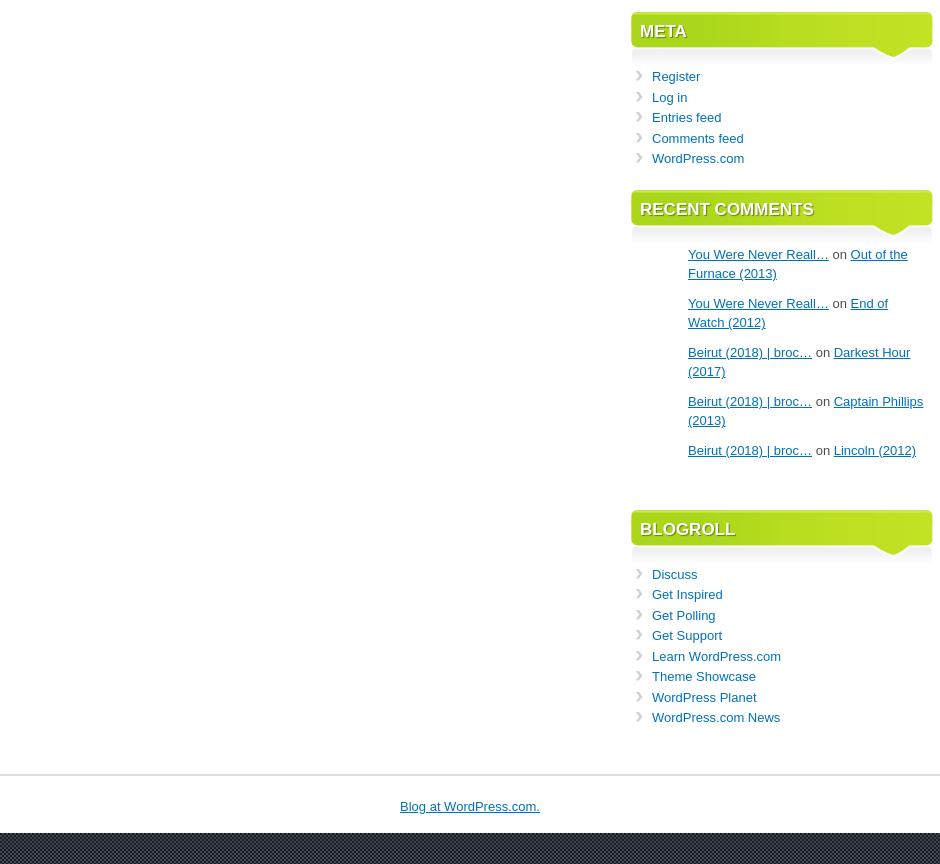 This screenshot has width=940, height=864. I want to click on 'Lincoln (2012)', so click(874, 449).